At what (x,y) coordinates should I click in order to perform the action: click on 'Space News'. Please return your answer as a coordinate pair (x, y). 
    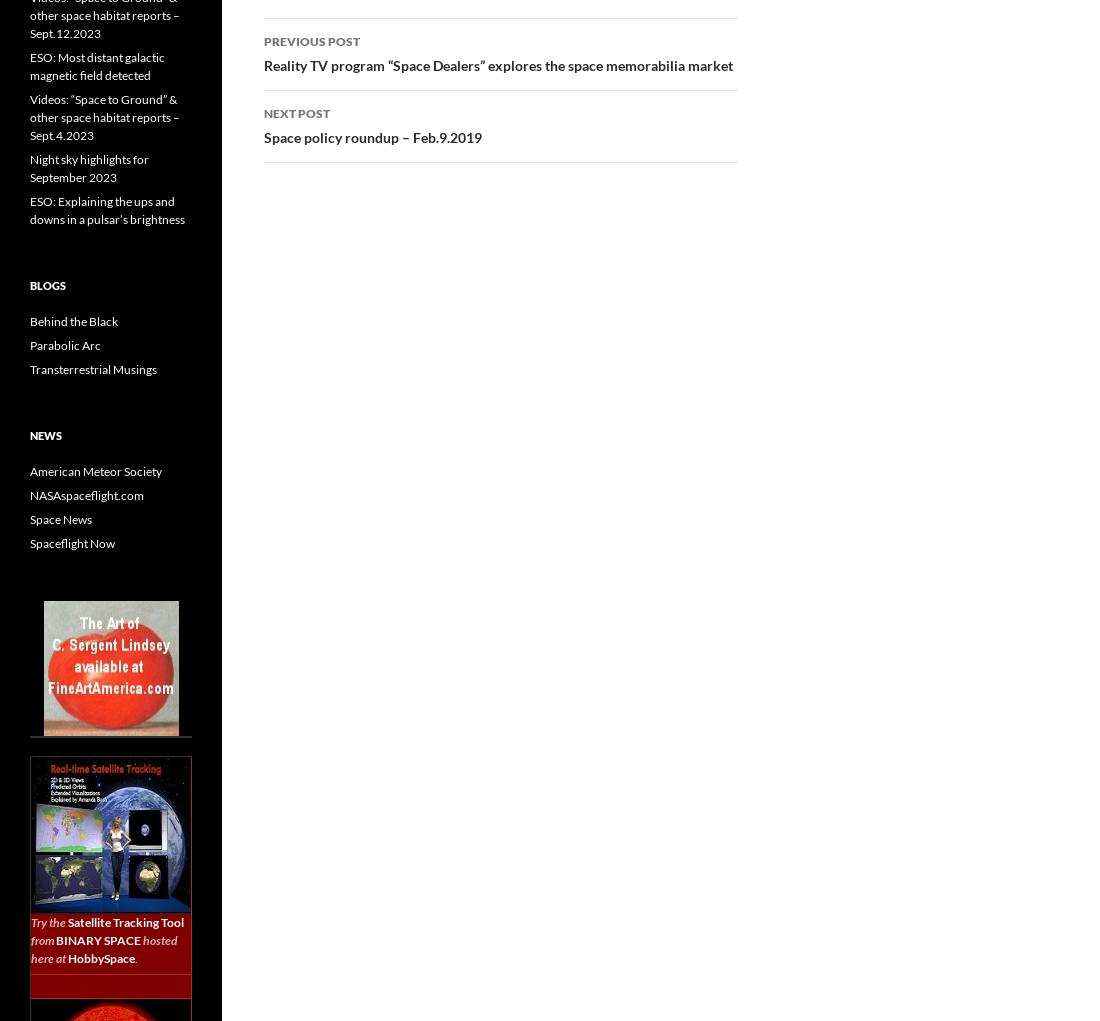
    Looking at the image, I should click on (60, 519).